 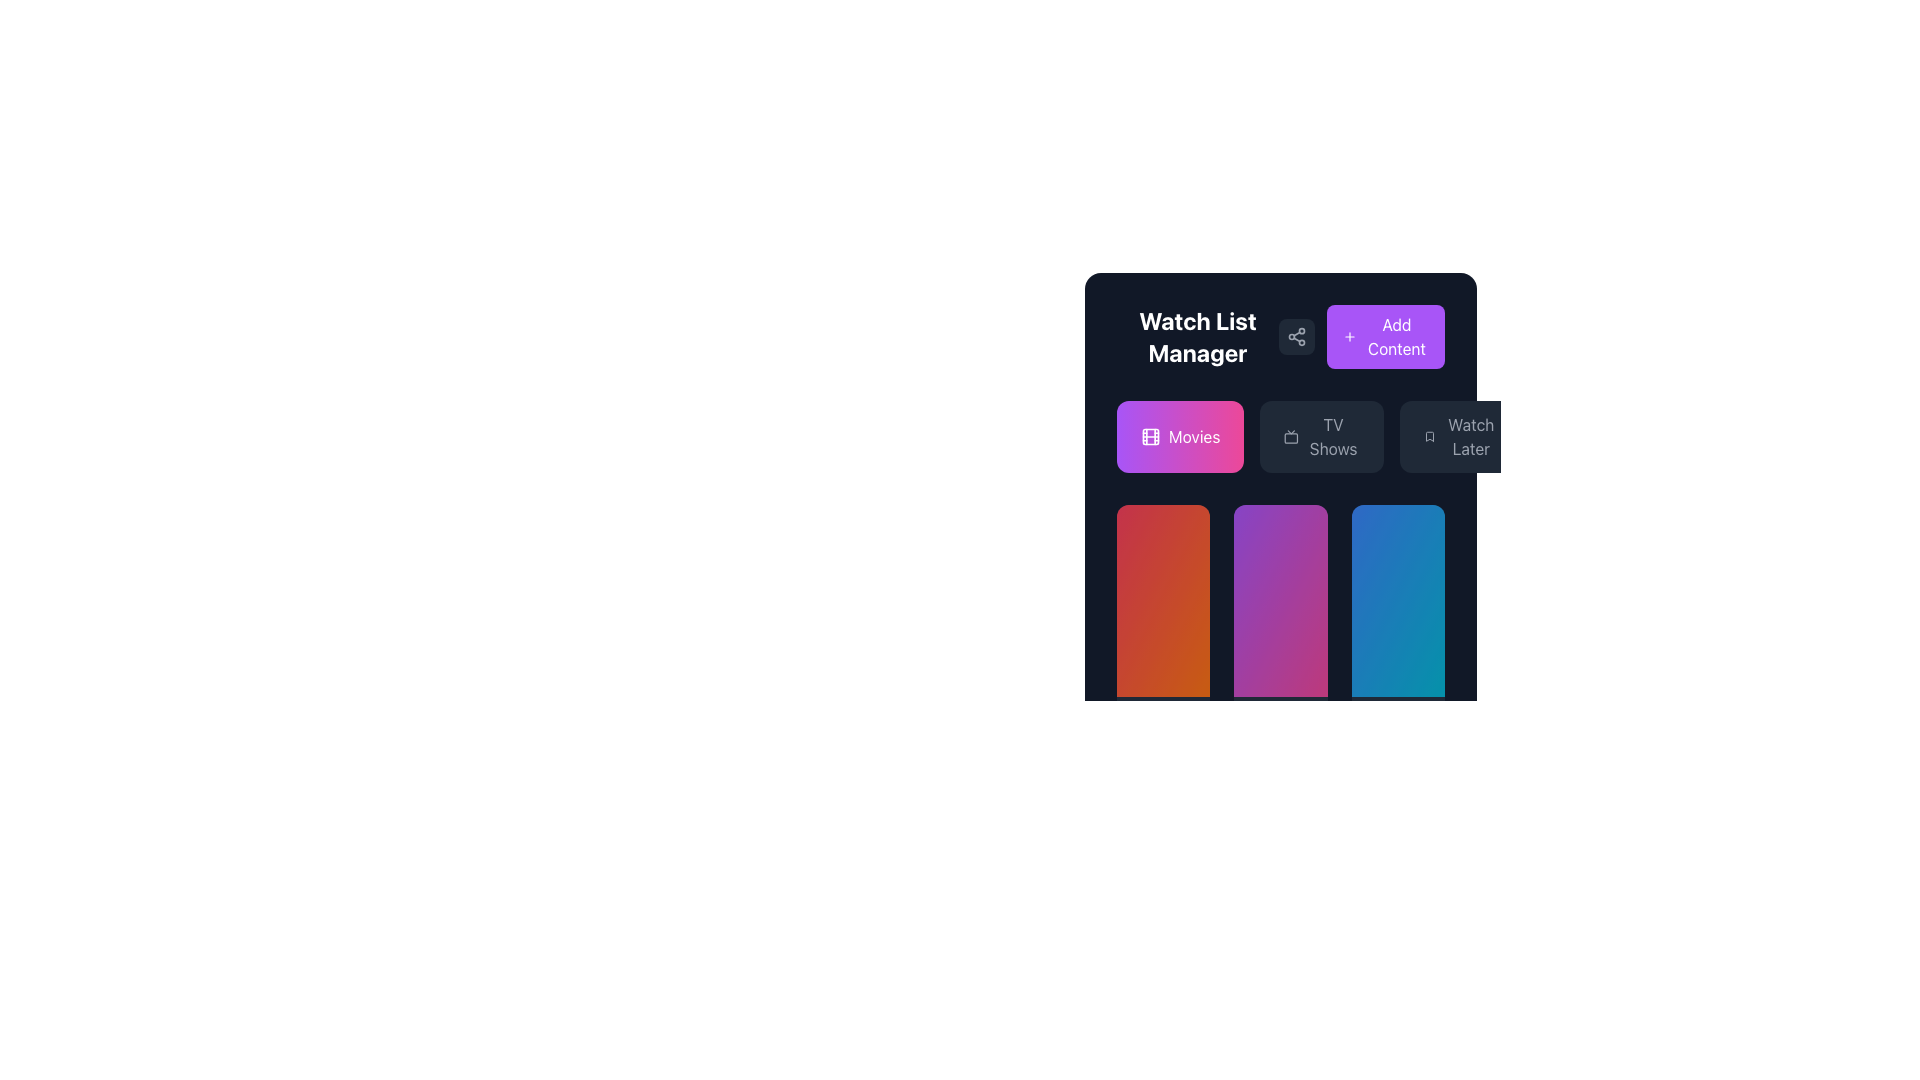 What do you see at coordinates (1281, 335) in the screenshot?
I see `the button in the 'Watch List Manager' label` at bounding box center [1281, 335].